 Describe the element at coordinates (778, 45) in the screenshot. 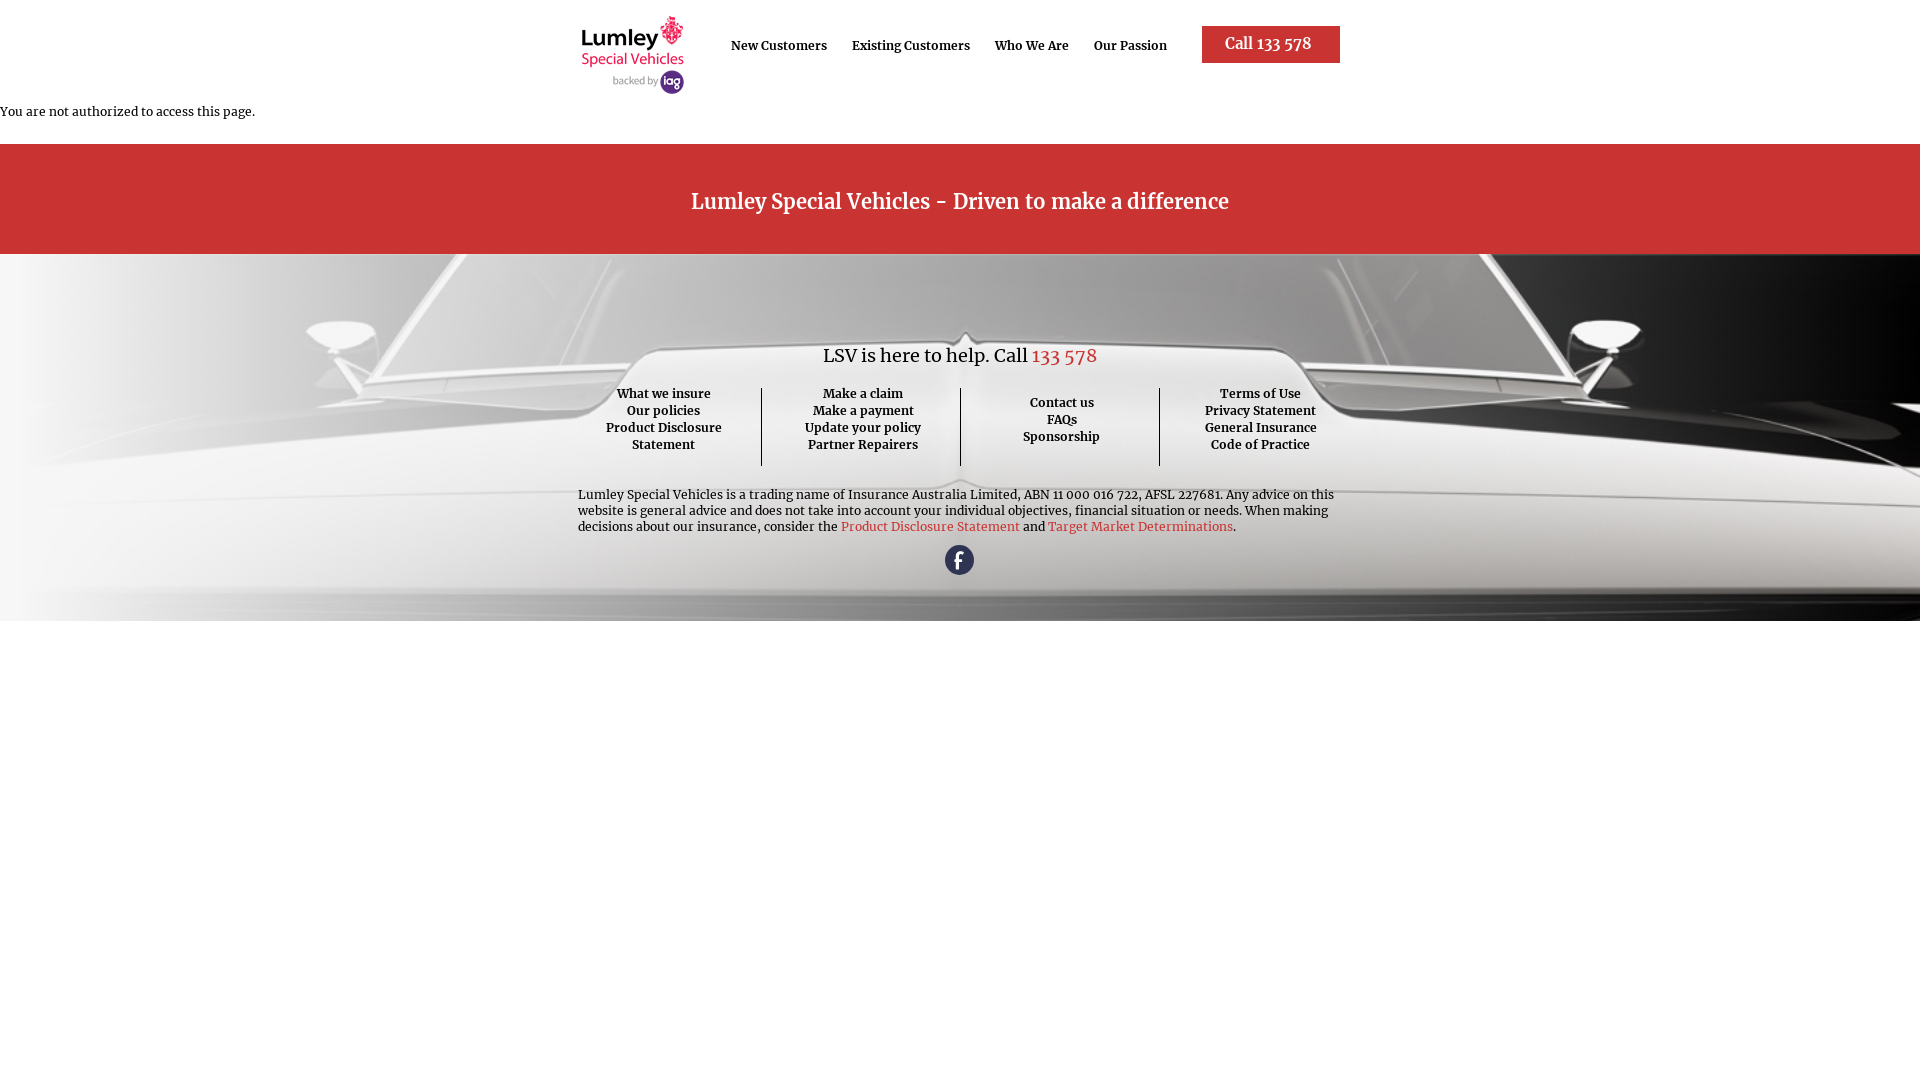

I see `'New Customers'` at that location.